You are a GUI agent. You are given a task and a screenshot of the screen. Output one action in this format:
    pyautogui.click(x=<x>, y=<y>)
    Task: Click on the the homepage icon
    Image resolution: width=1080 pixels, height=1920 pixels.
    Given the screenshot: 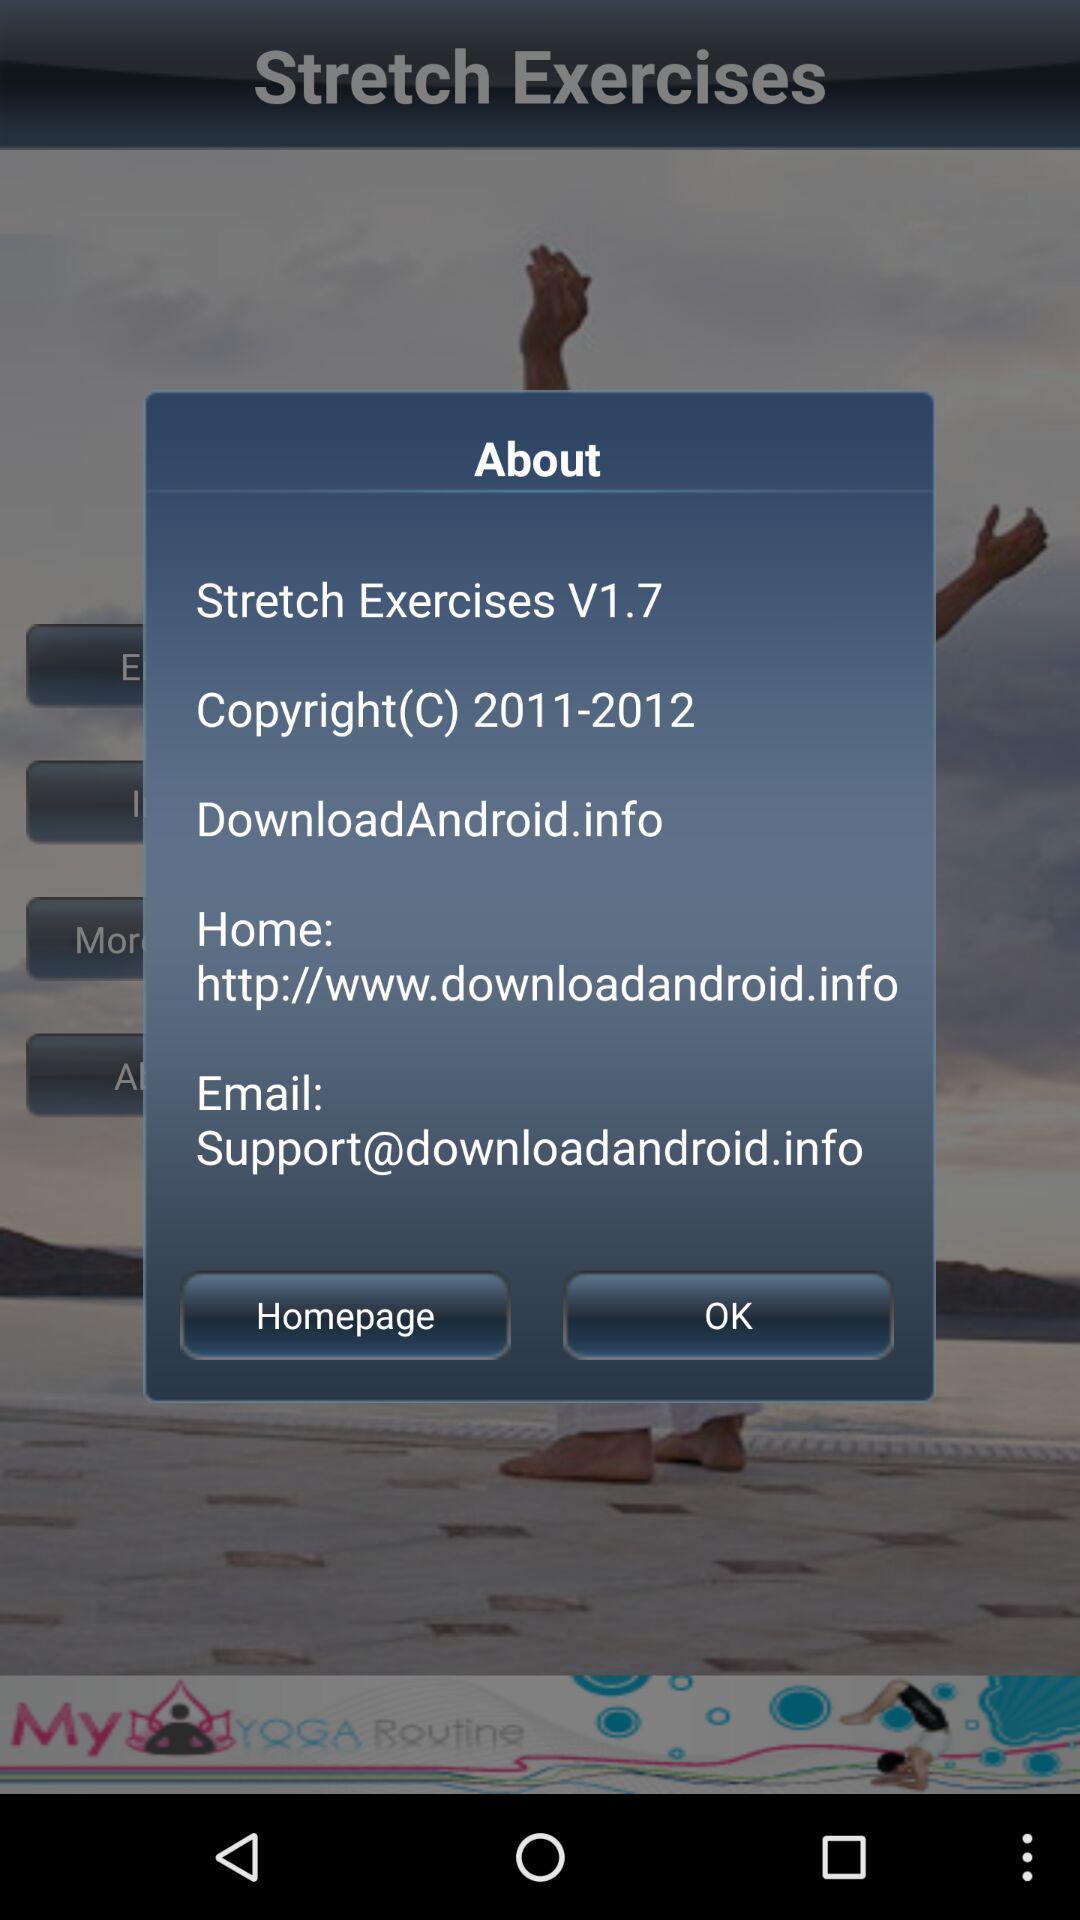 What is the action you would take?
    pyautogui.click(x=344, y=1315)
    